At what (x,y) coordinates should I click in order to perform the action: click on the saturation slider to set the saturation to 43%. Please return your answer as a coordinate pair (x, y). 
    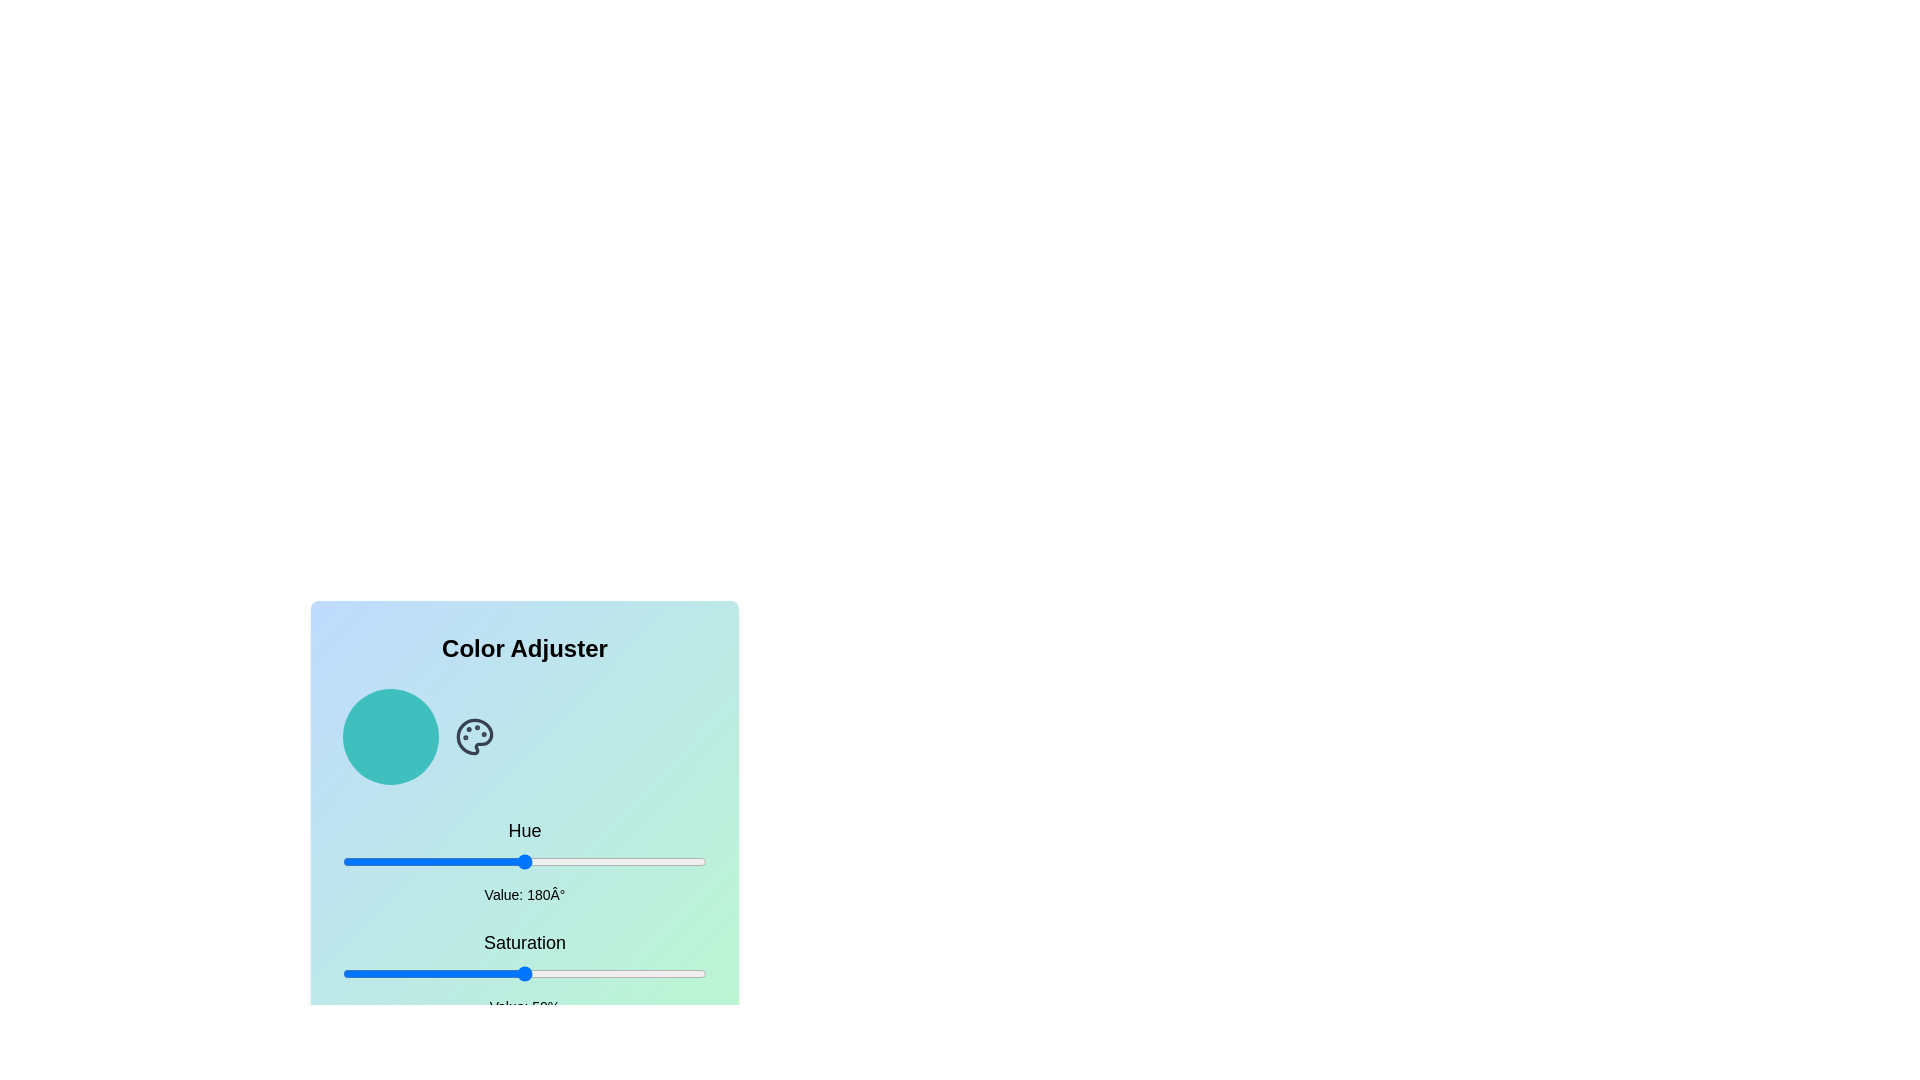
    Looking at the image, I should click on (499, 973).